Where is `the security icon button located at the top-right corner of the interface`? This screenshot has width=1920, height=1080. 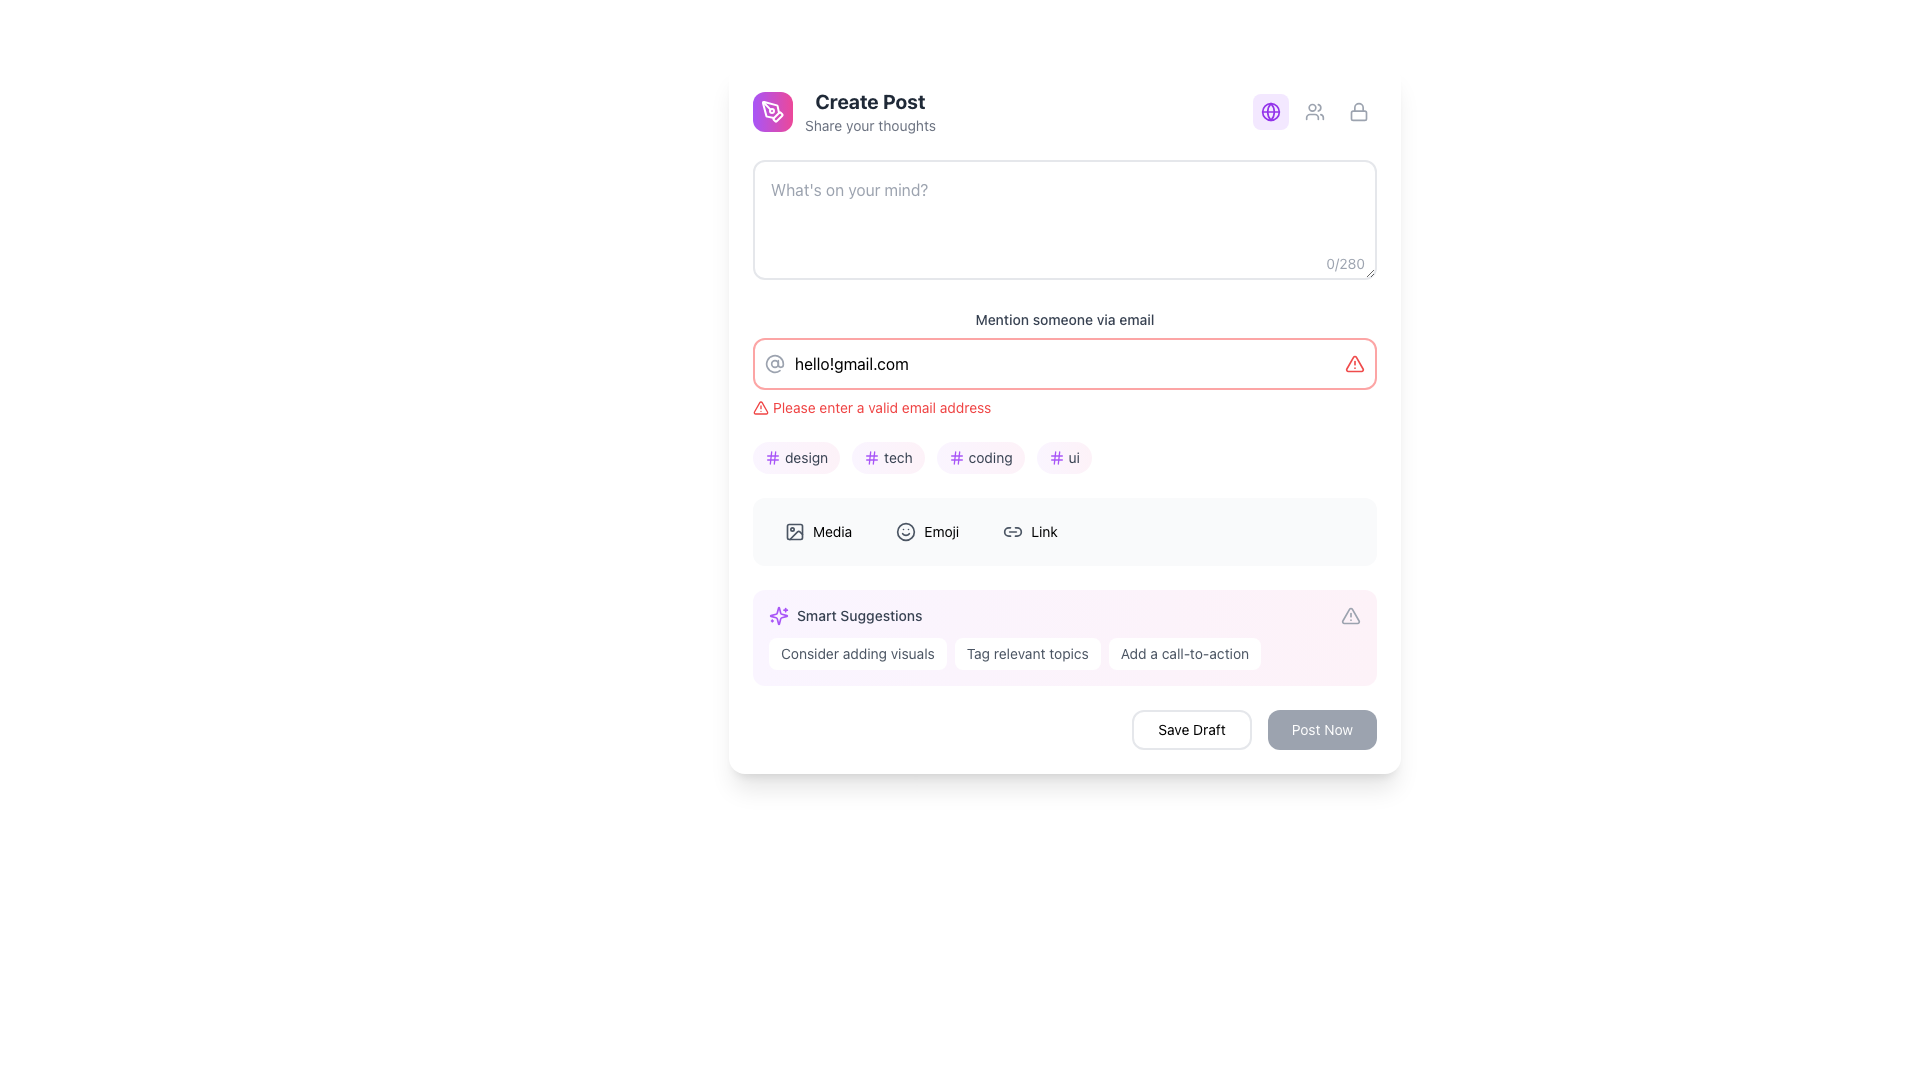 the security icon button located at the top-right corner of the interface is located at coordinates (1358, 111).